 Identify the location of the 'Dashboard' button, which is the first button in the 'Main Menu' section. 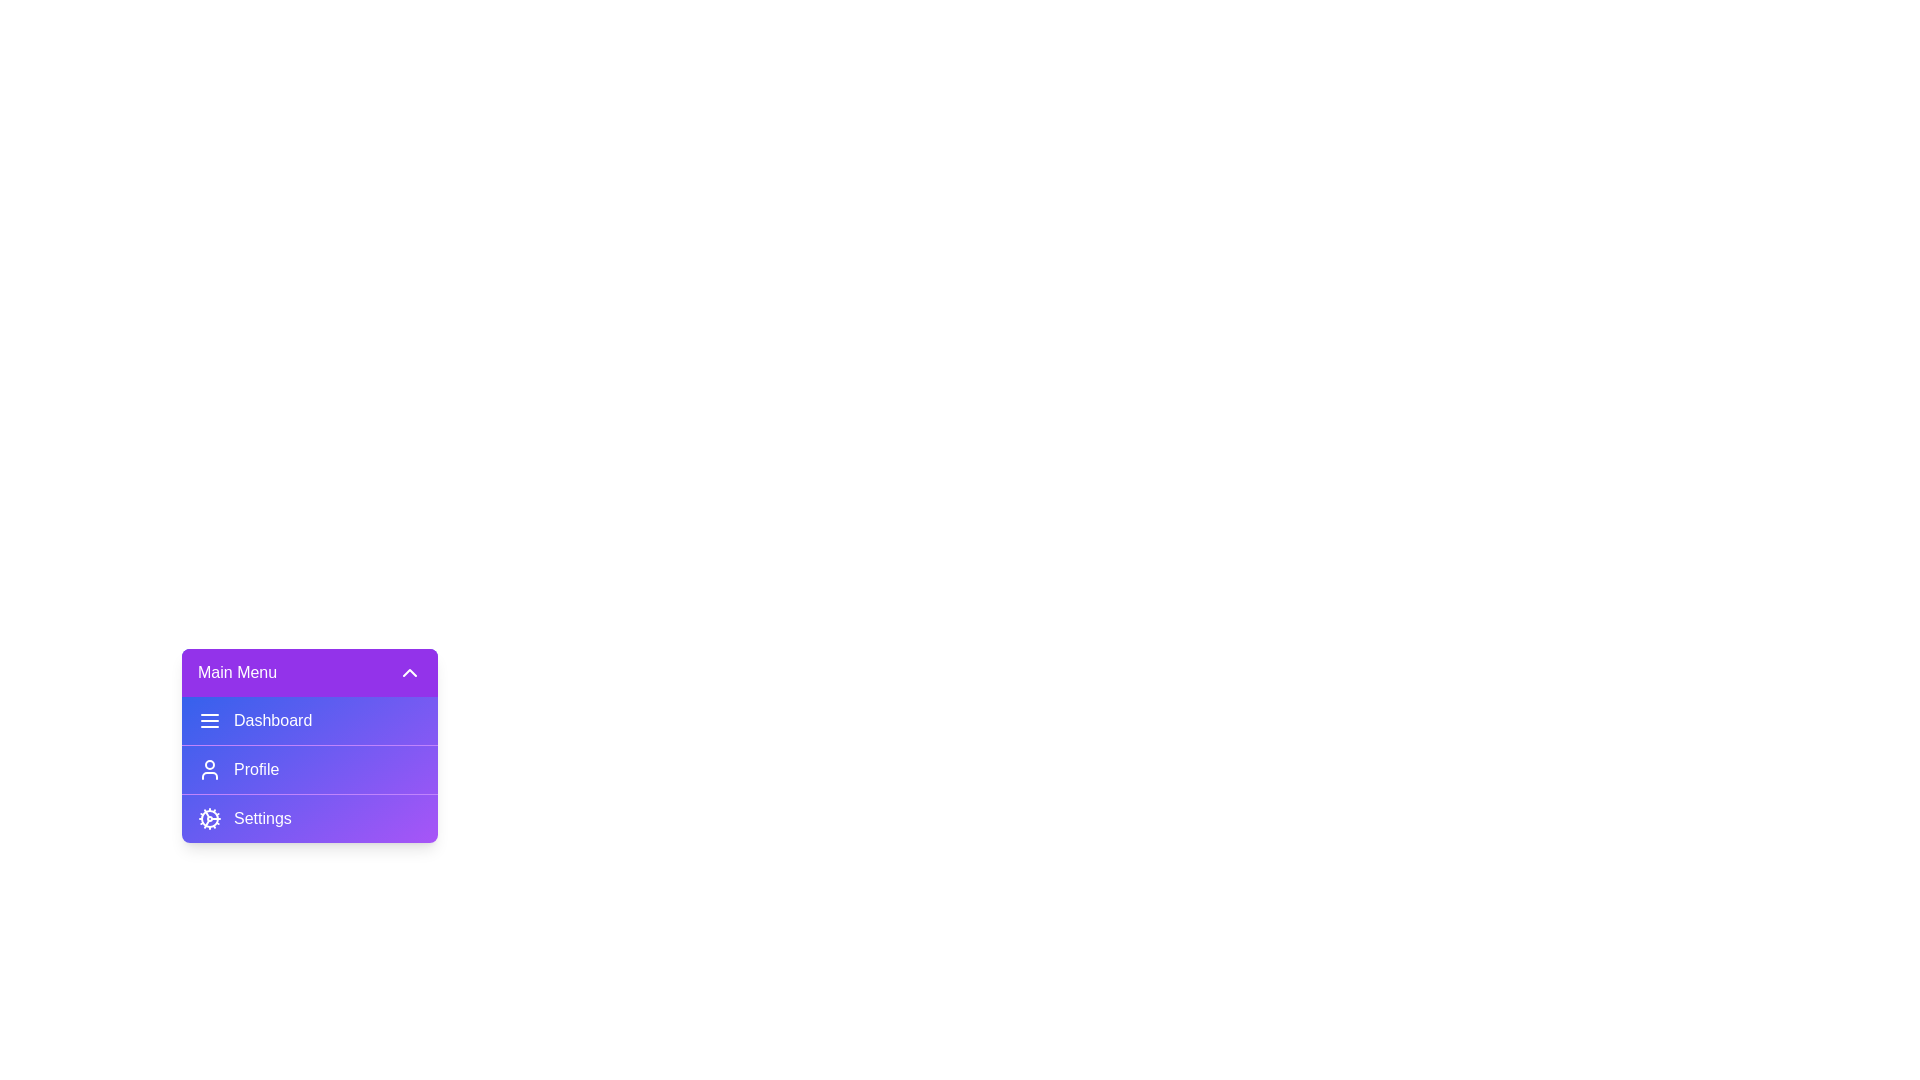
(309, 721).